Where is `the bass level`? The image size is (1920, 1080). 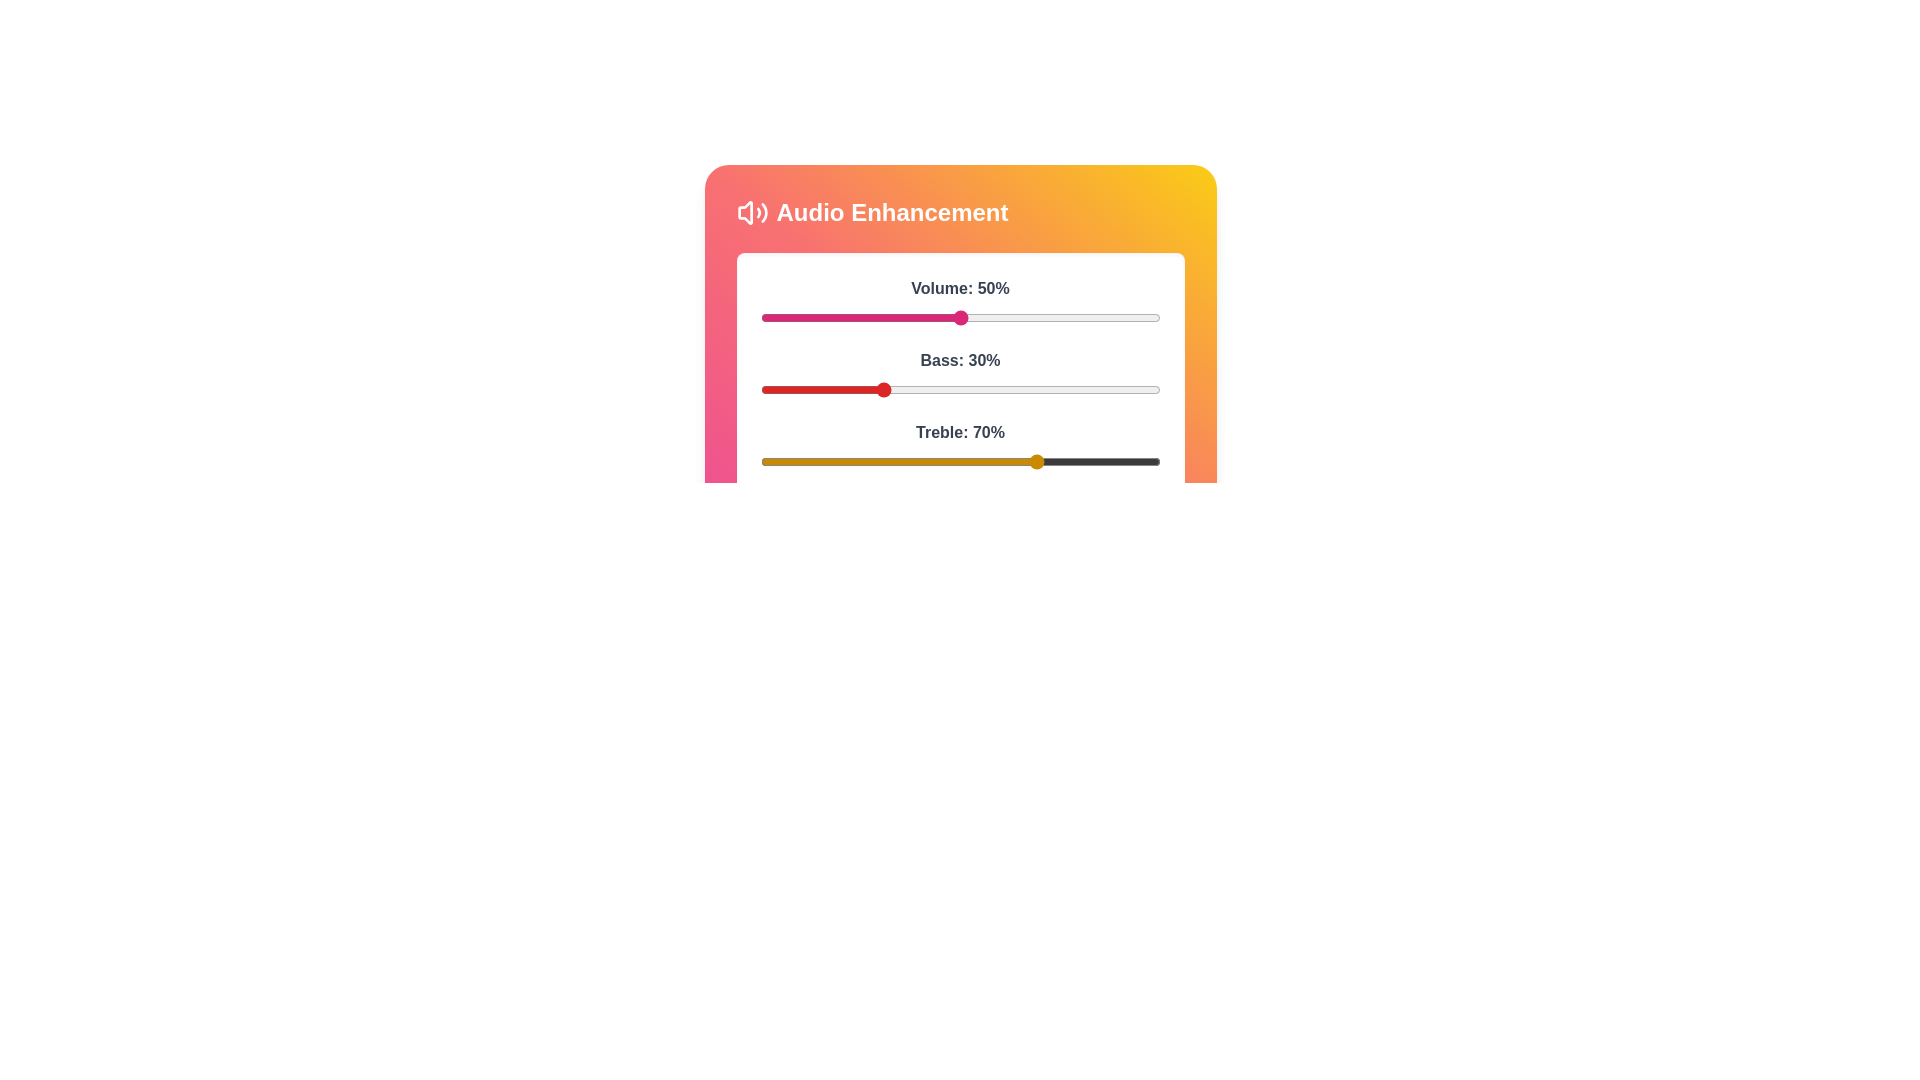 the bass level is located at coordinates (1008, 389).